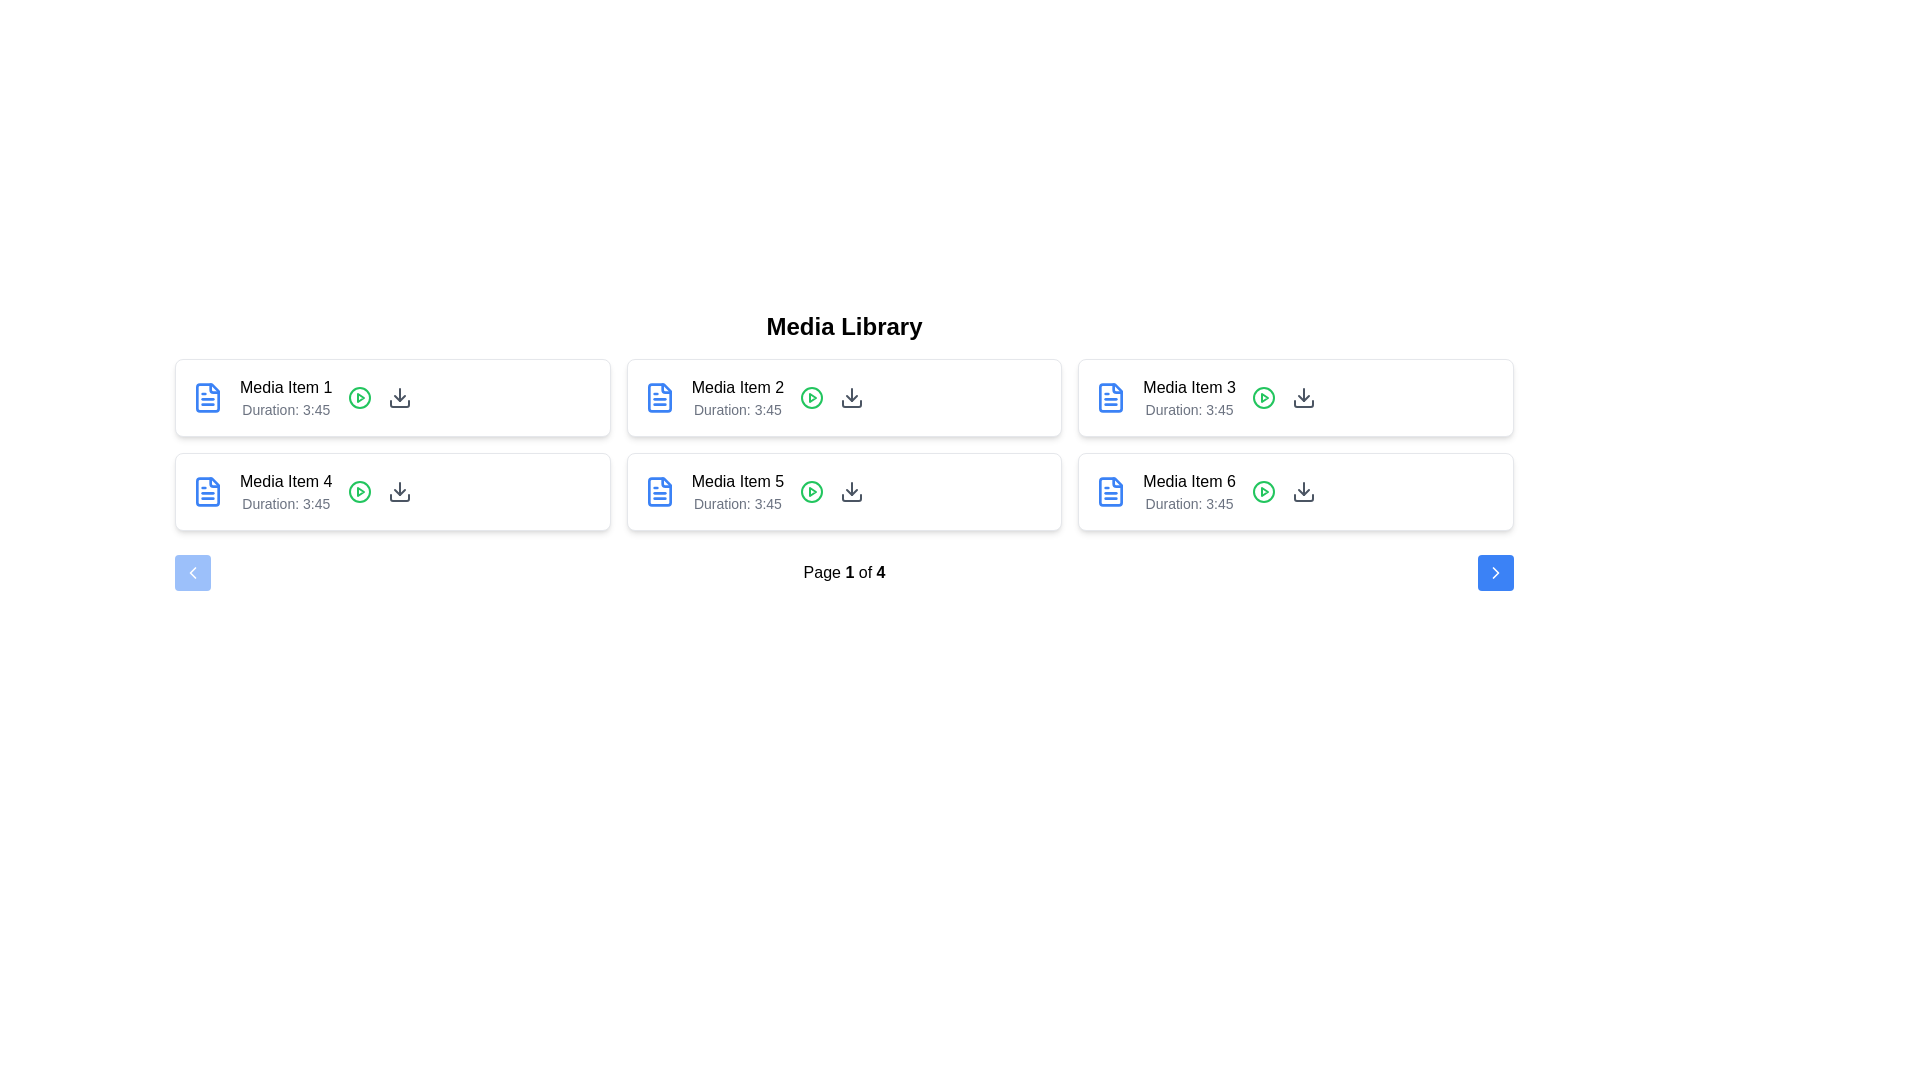 Image resolution: width=1920 pixels, height=1080 pixels. Describe the element at coordinates (736, 482) in the screenshot. I see `the text display element that serves as the title for 'Media Item 5', located at the top of the second row within a grid-style layout of media items` at that location.